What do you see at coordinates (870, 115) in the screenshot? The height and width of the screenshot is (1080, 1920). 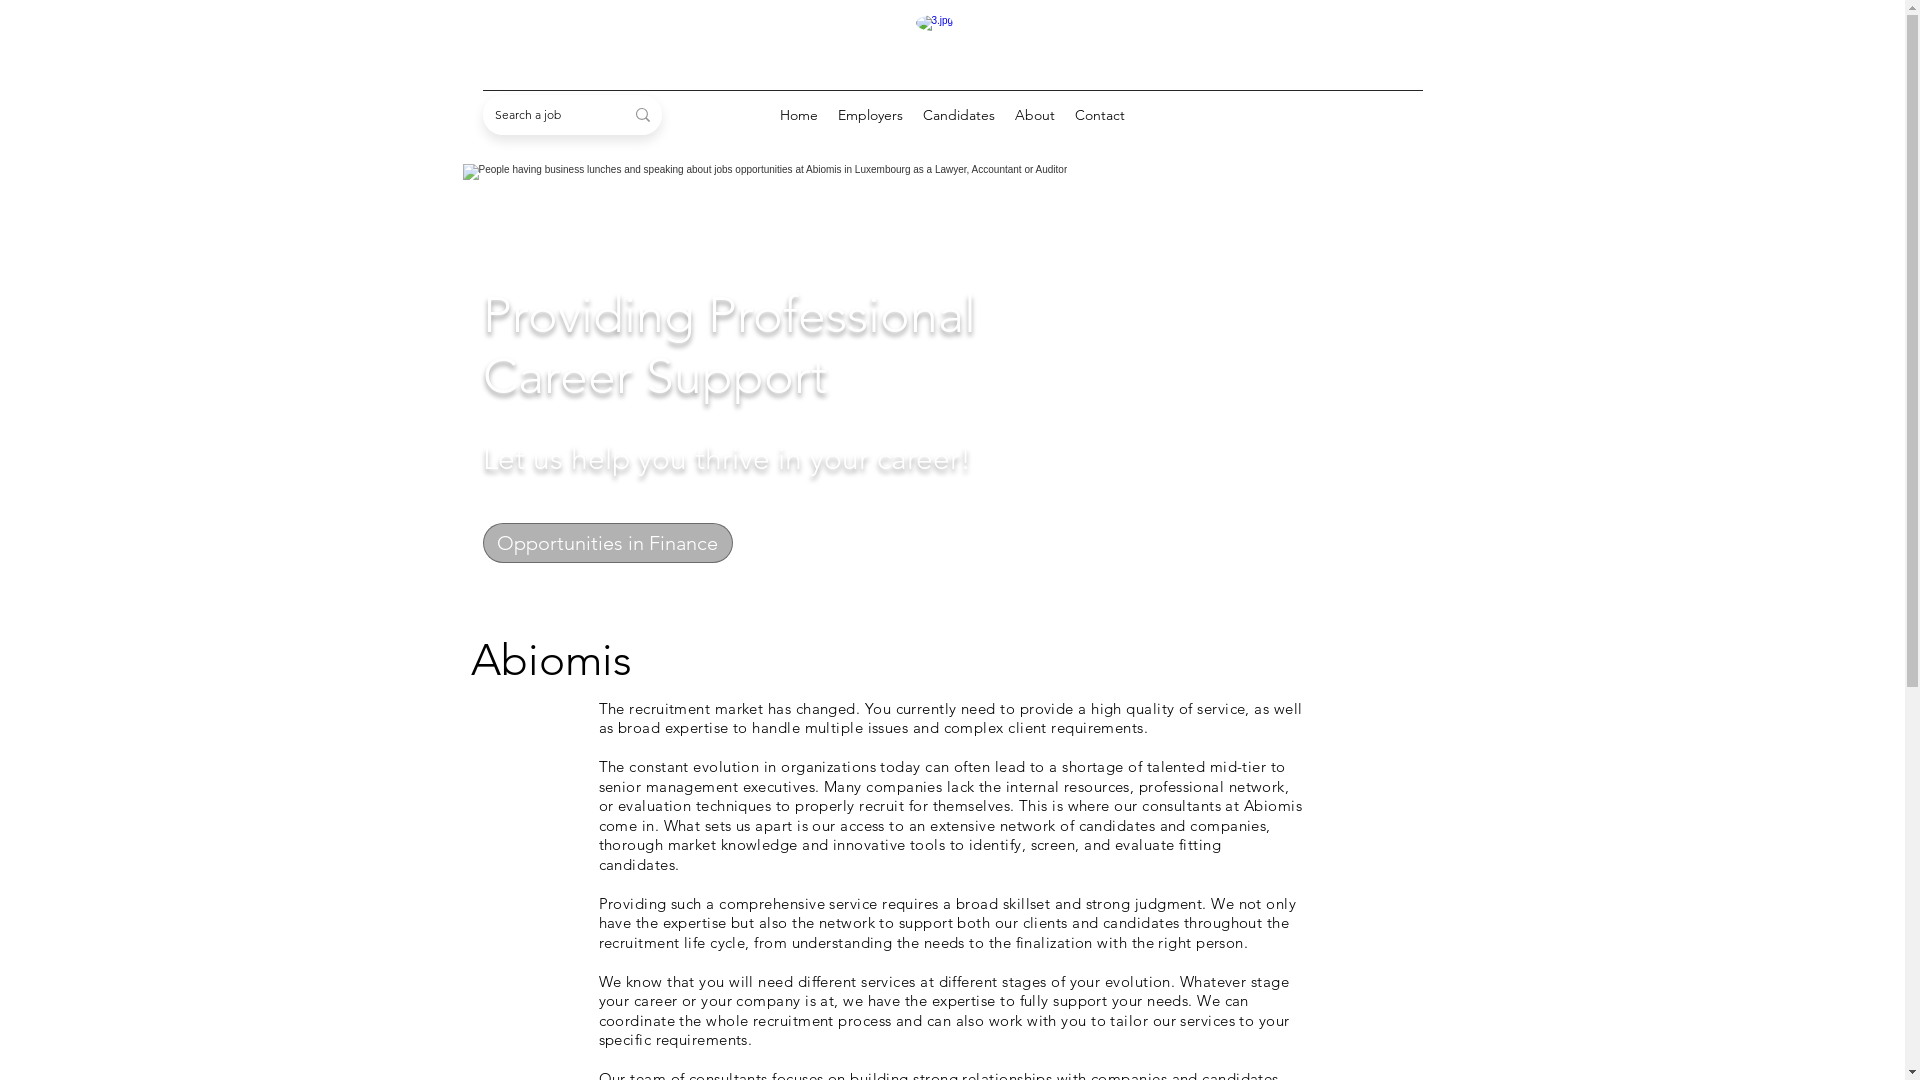 I see `'Employers'` at bounding box center [870, 115].